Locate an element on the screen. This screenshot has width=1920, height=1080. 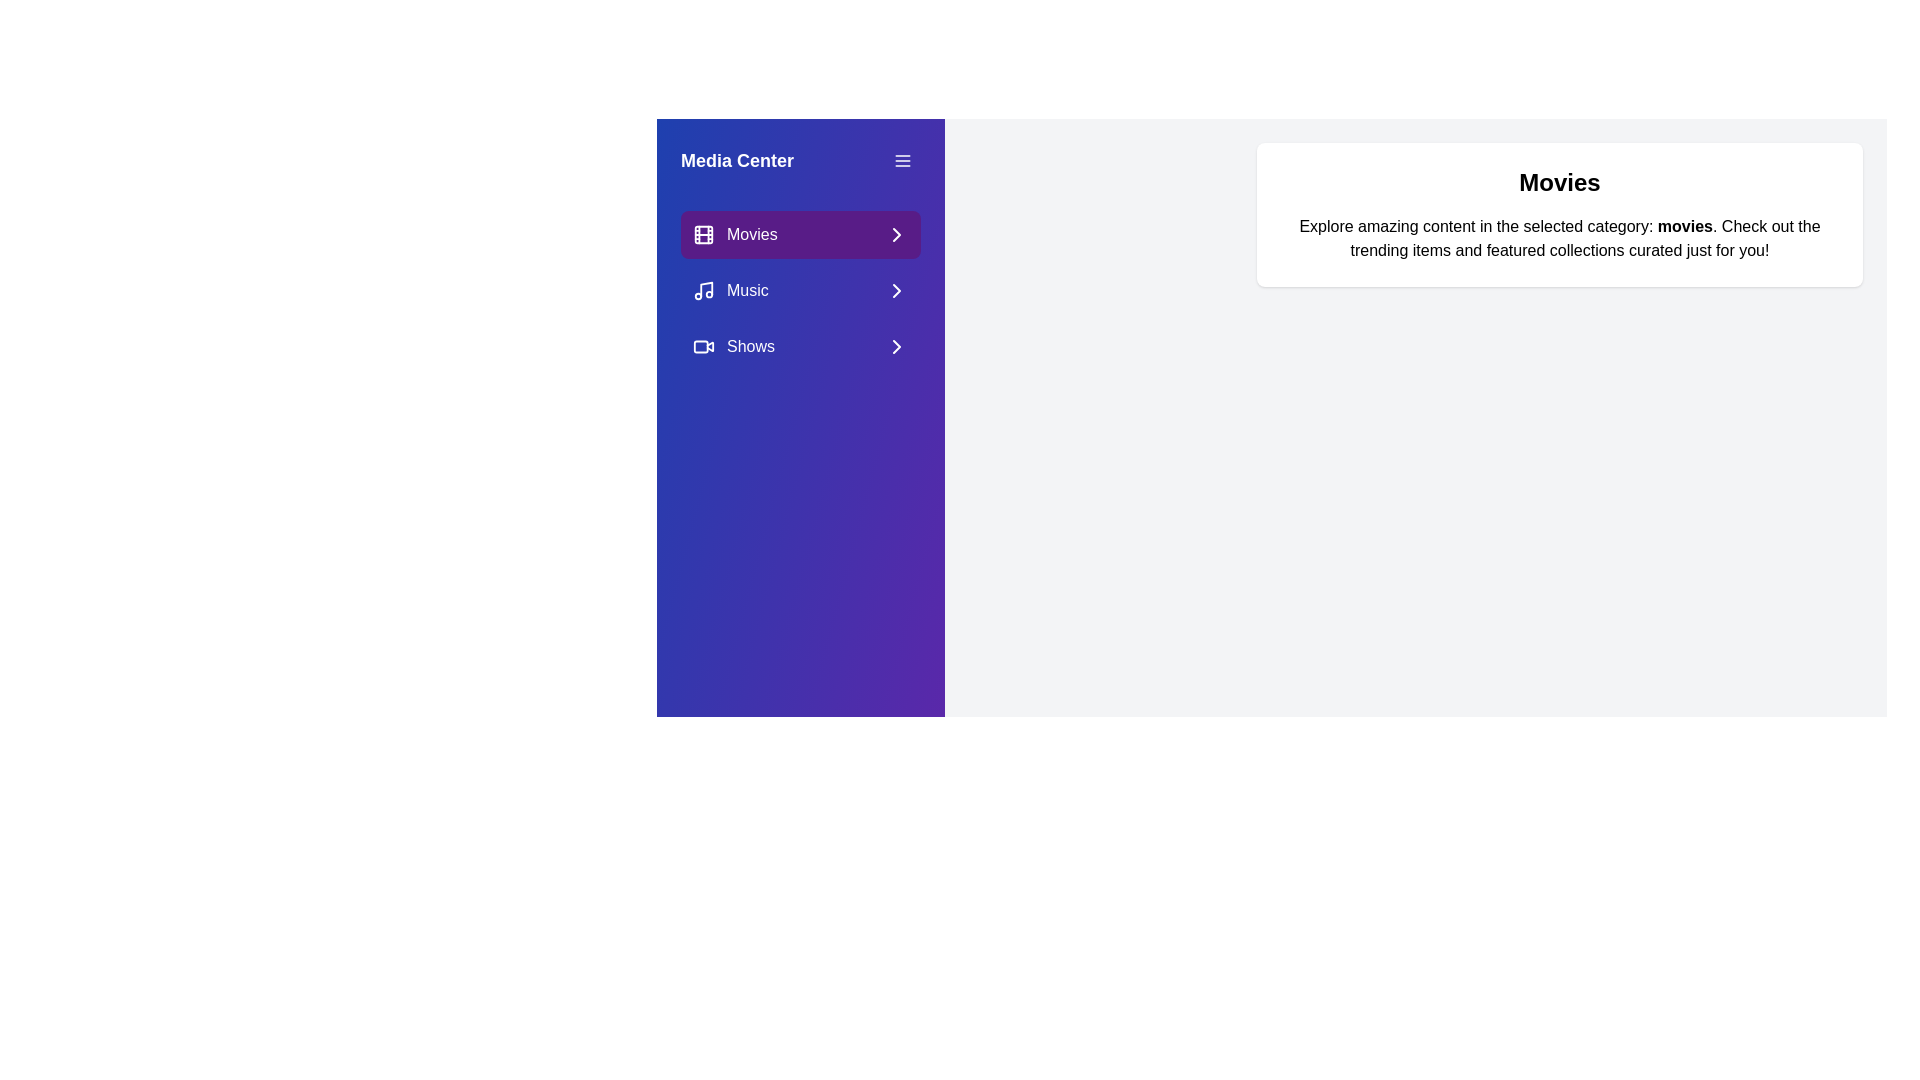
the vertical three-line (hamburger-style) menu icon located in the upper-right corner of the purple navigation bar labeled 'Media Center' is located at coordinates (901, 160).